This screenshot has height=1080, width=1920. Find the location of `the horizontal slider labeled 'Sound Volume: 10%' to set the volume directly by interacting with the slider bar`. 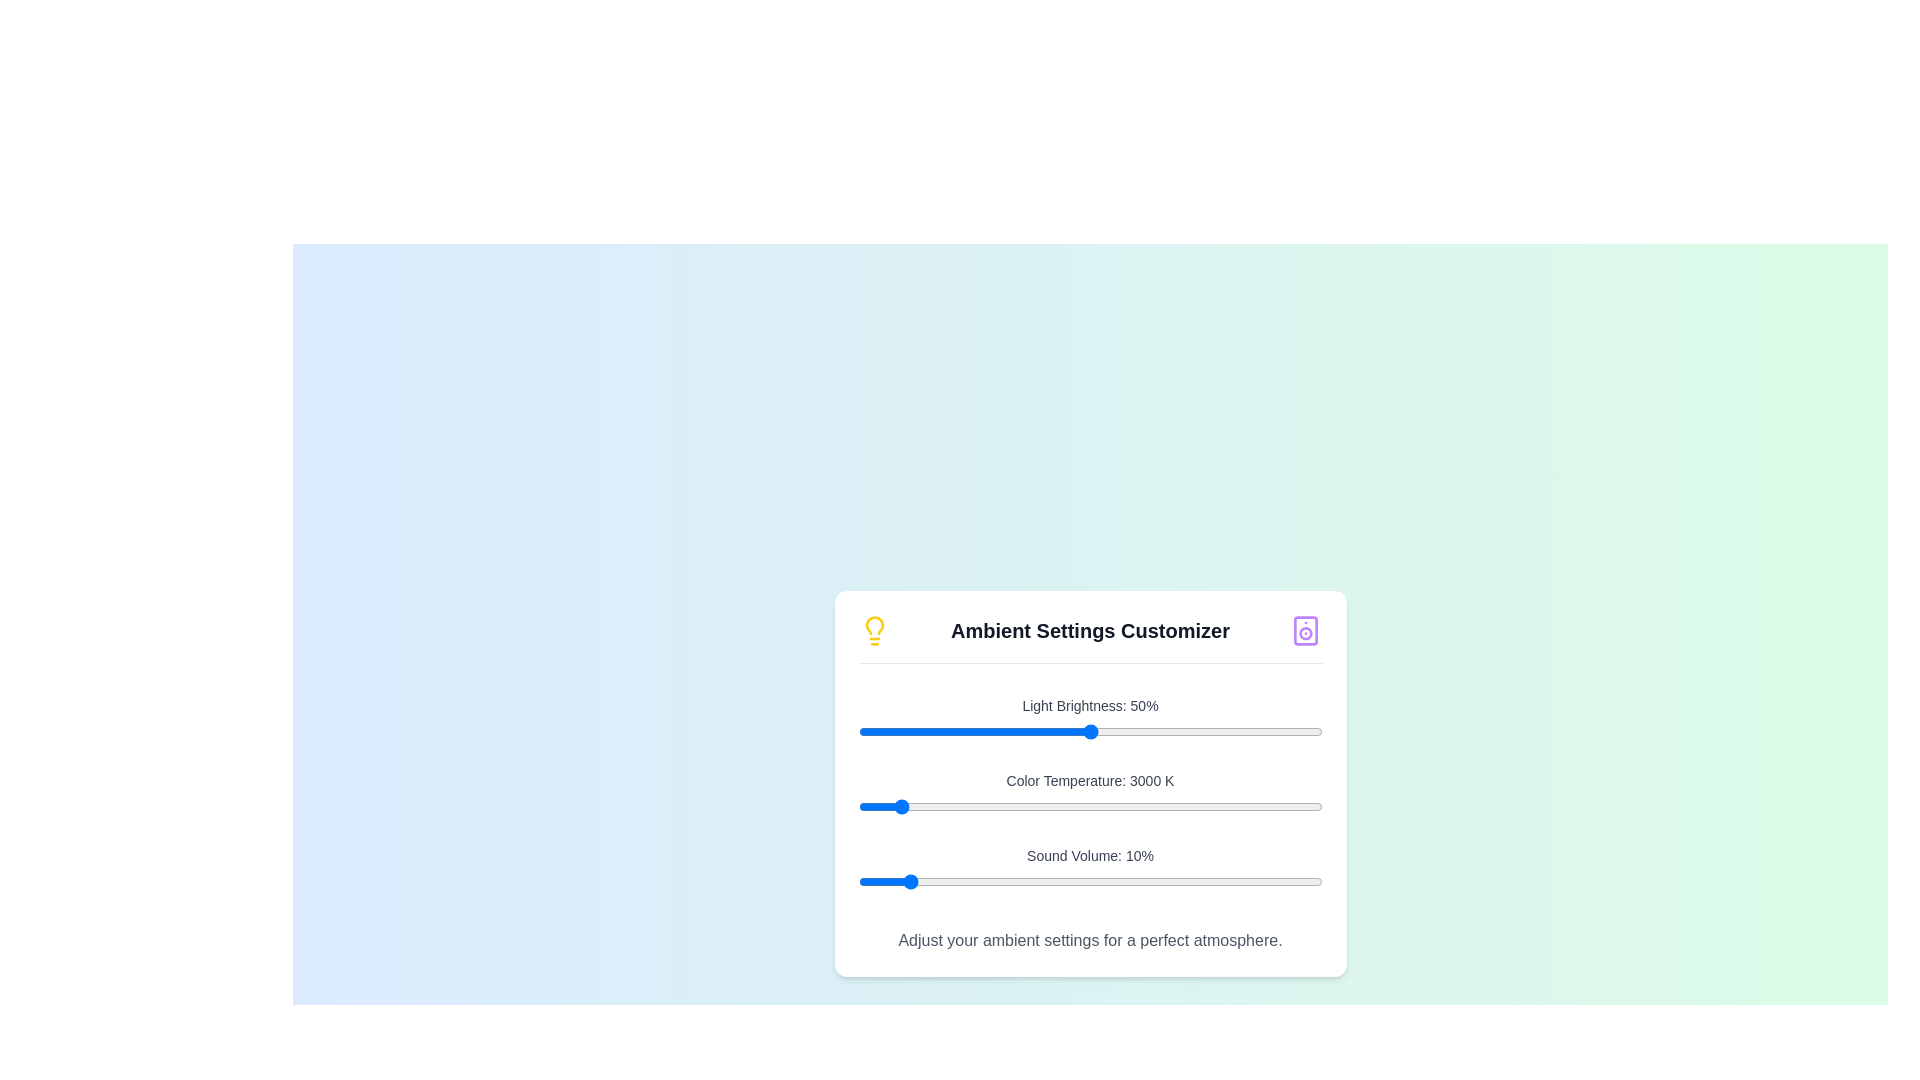

the horizontal slider labeled 'Sound Volume: 10%' to set the volume directly by interacting with the slider bar is located at coordinates (1089, 870).